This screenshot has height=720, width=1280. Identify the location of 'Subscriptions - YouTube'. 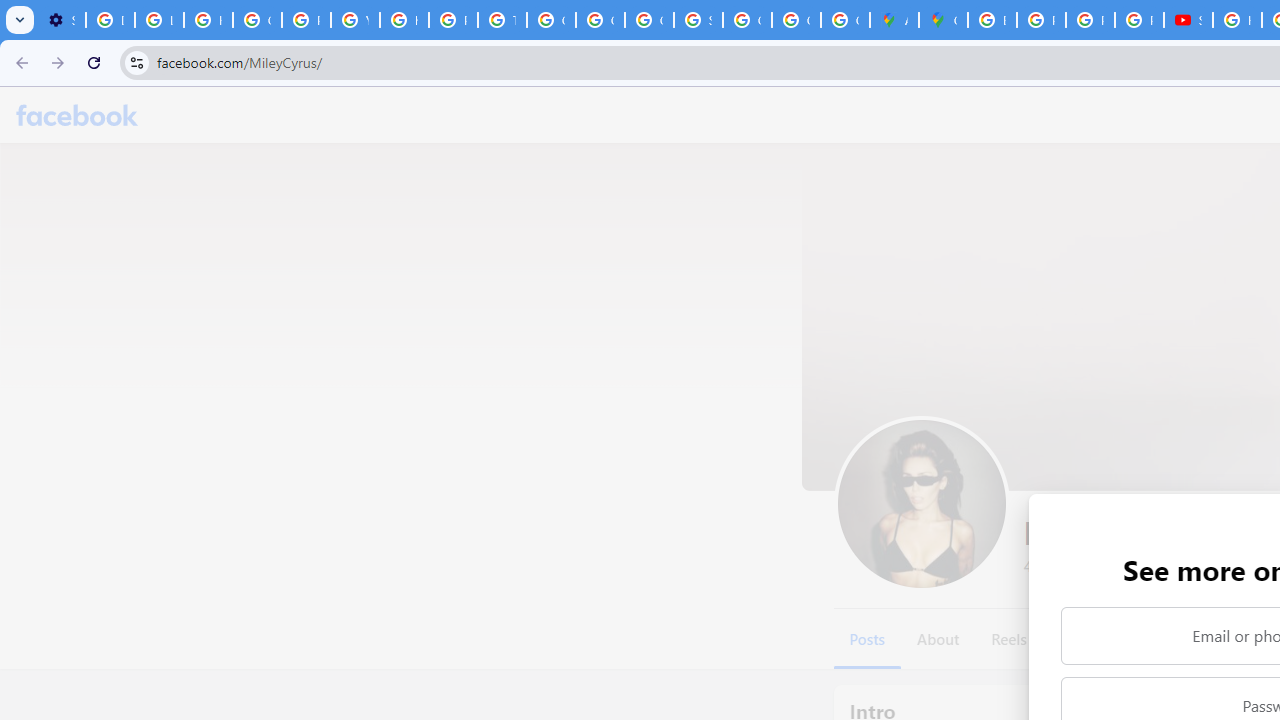
(1188, 20).